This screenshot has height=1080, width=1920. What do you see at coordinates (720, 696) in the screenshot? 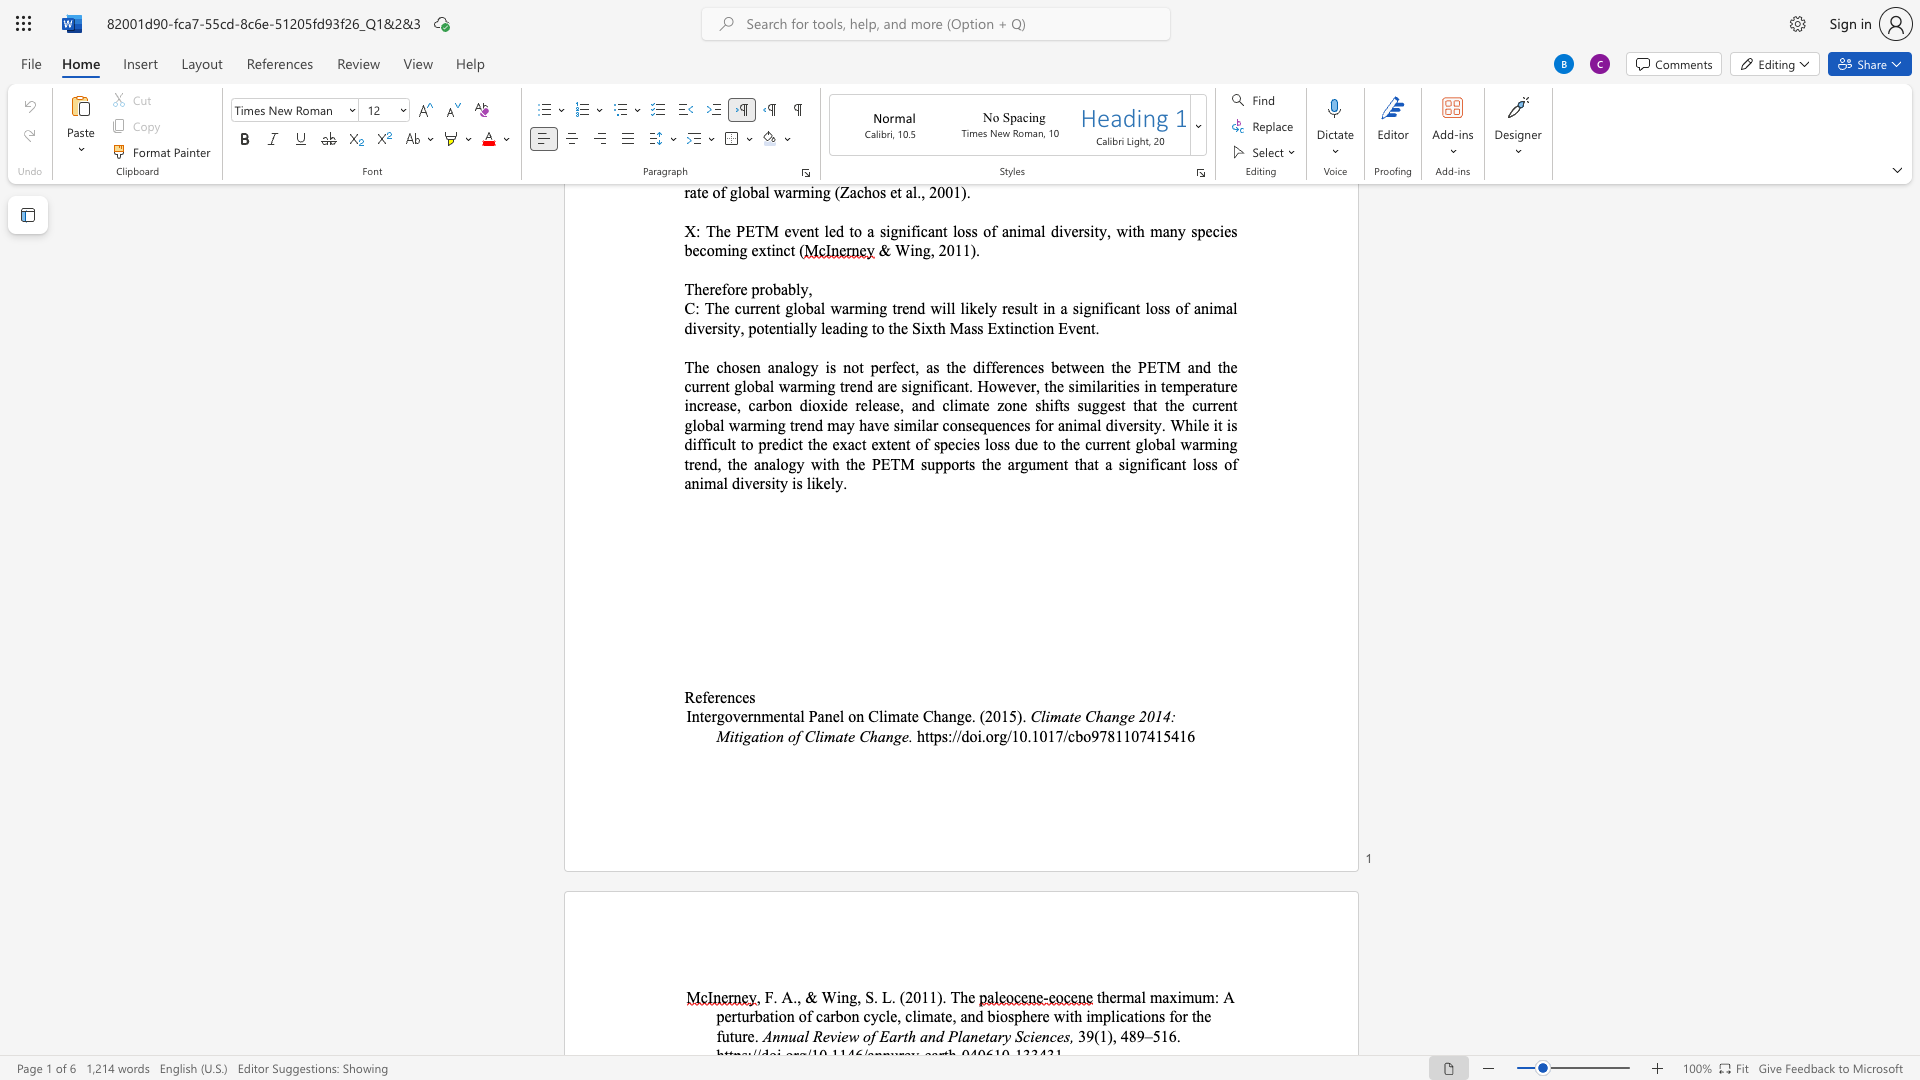
I see `the space between the continuous character "r" and "e" in the text` at bounding box center [720, 696].